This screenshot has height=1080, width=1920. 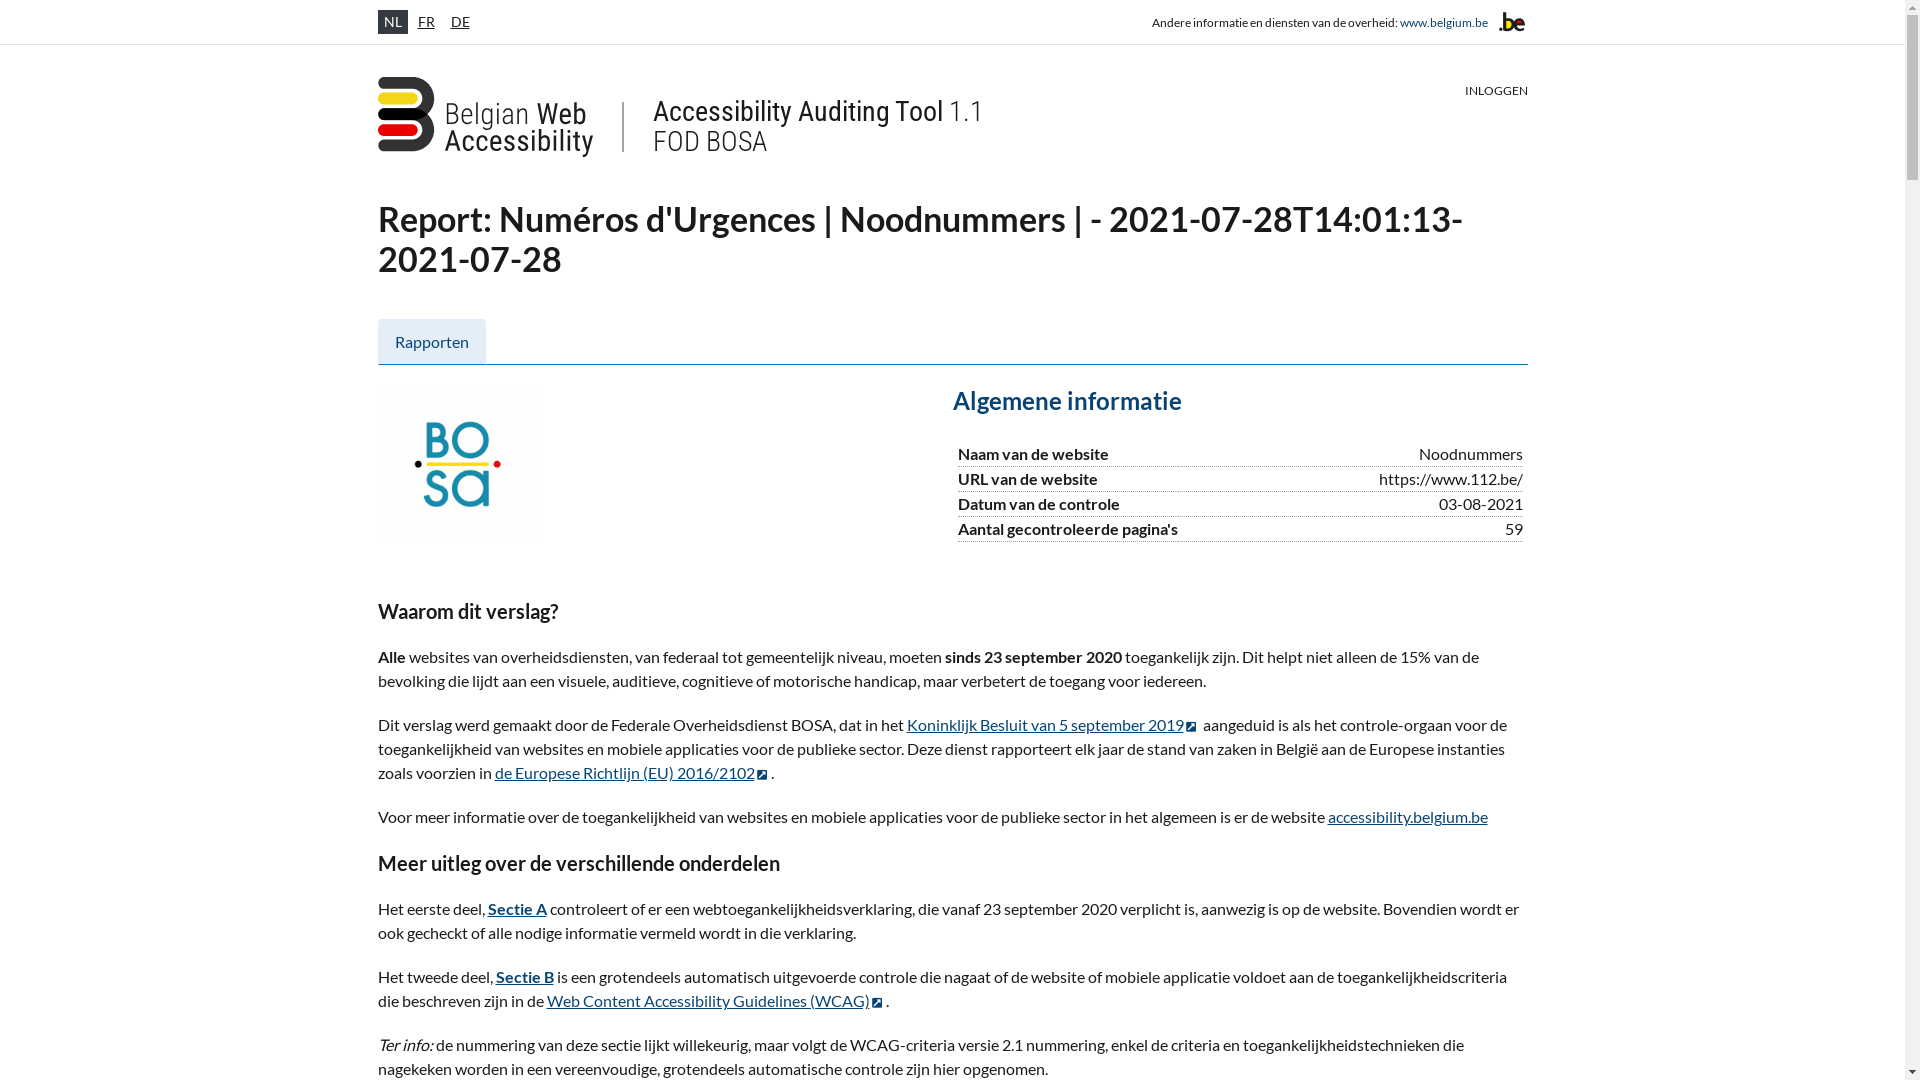 What do you see at coordinates (431, 341) in the screenshot?
I see `'Rapporten'` at bounding box center [431, 341].